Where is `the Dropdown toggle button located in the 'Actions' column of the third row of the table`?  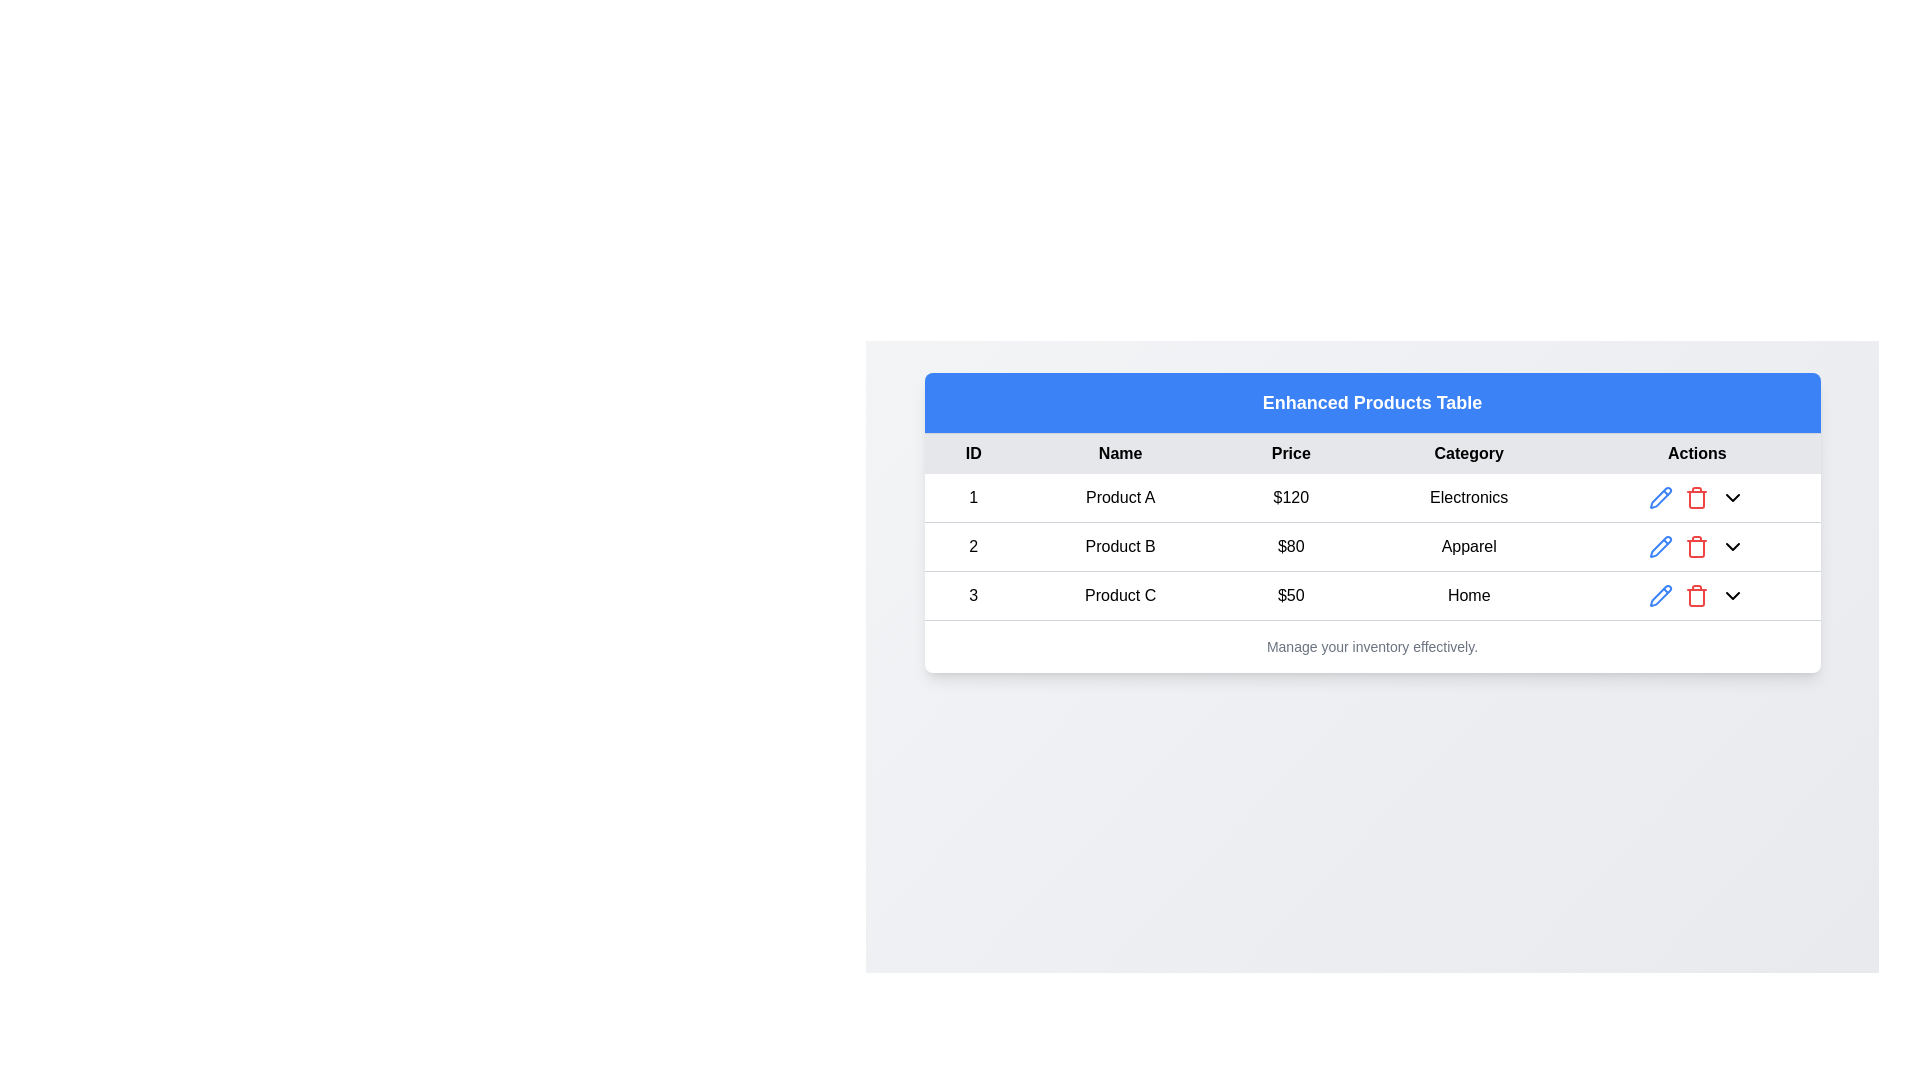
the Dropdown toggle button located in the 'Actions' column of the third row of the table is located at coordinates (1732, 595).